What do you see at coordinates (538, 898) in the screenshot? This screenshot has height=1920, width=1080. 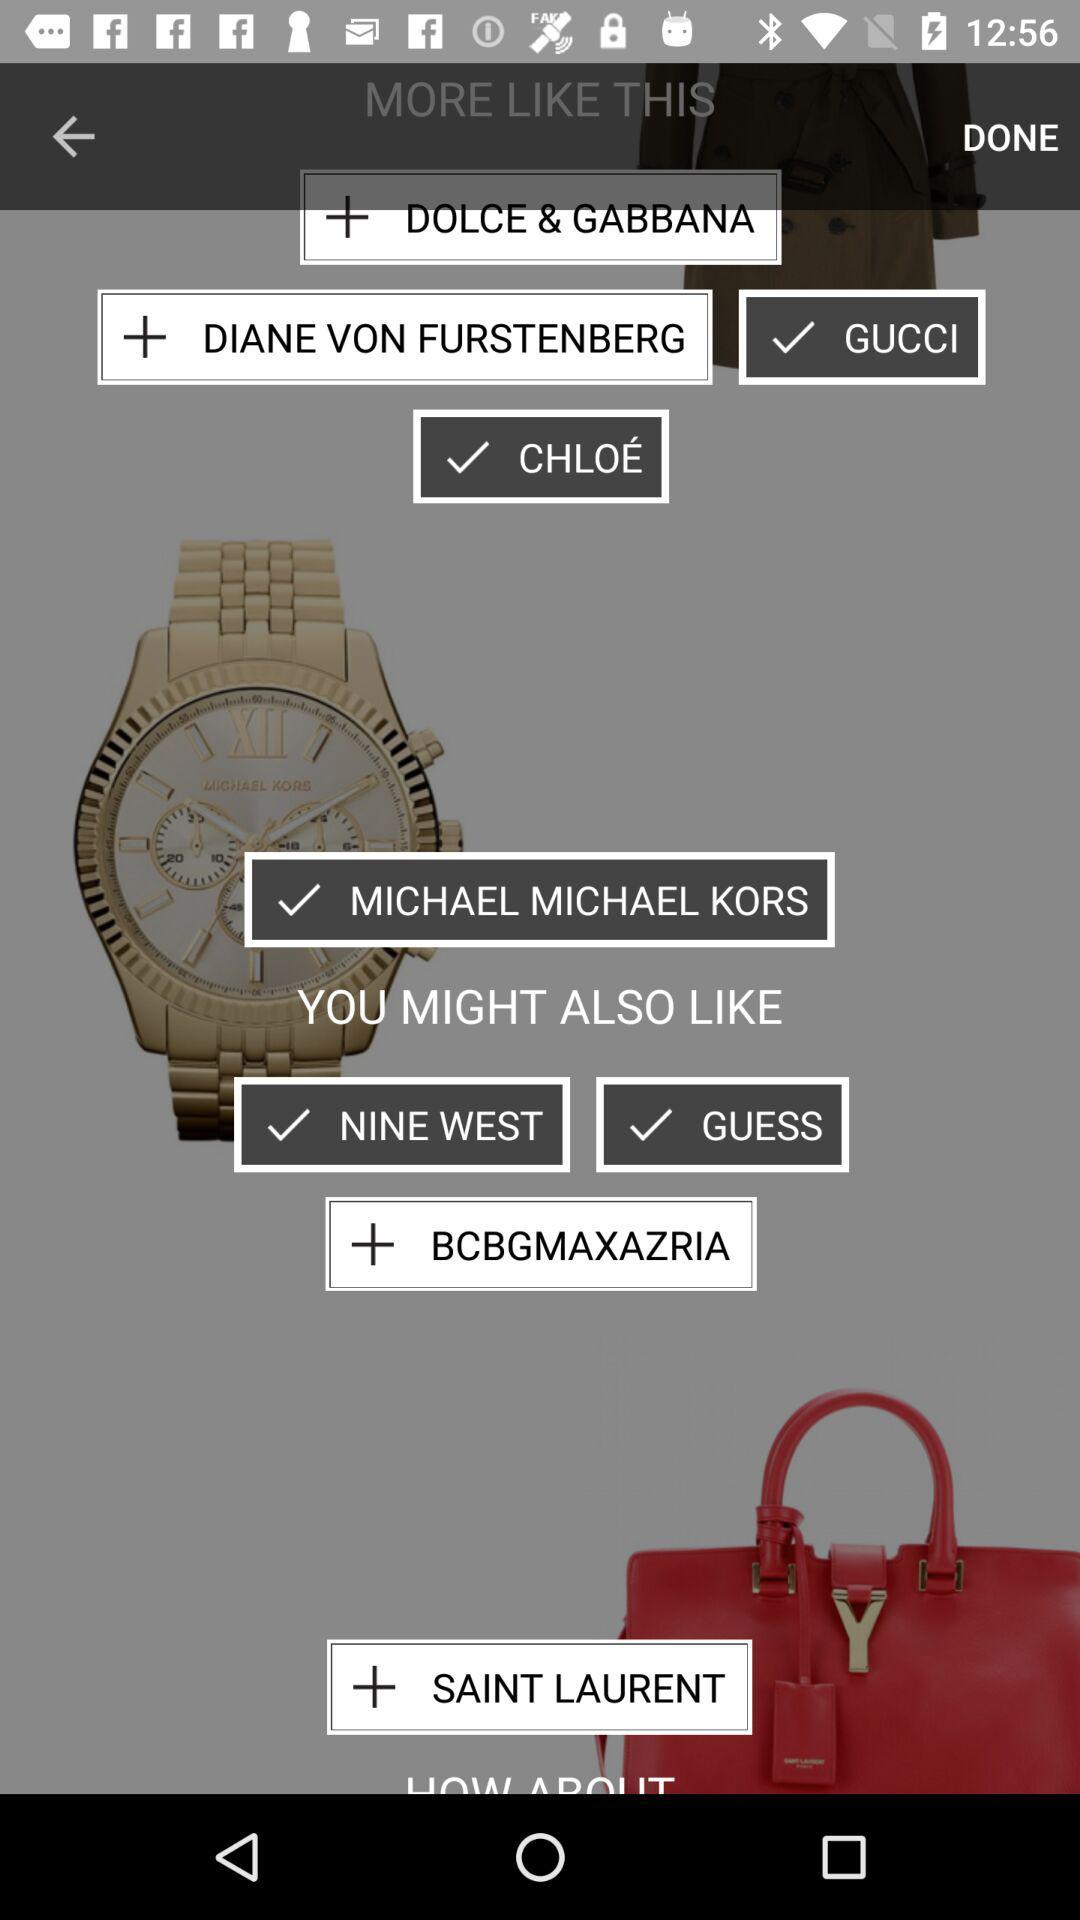 I see `the michael michael kors` at bounding box center [538, 898].